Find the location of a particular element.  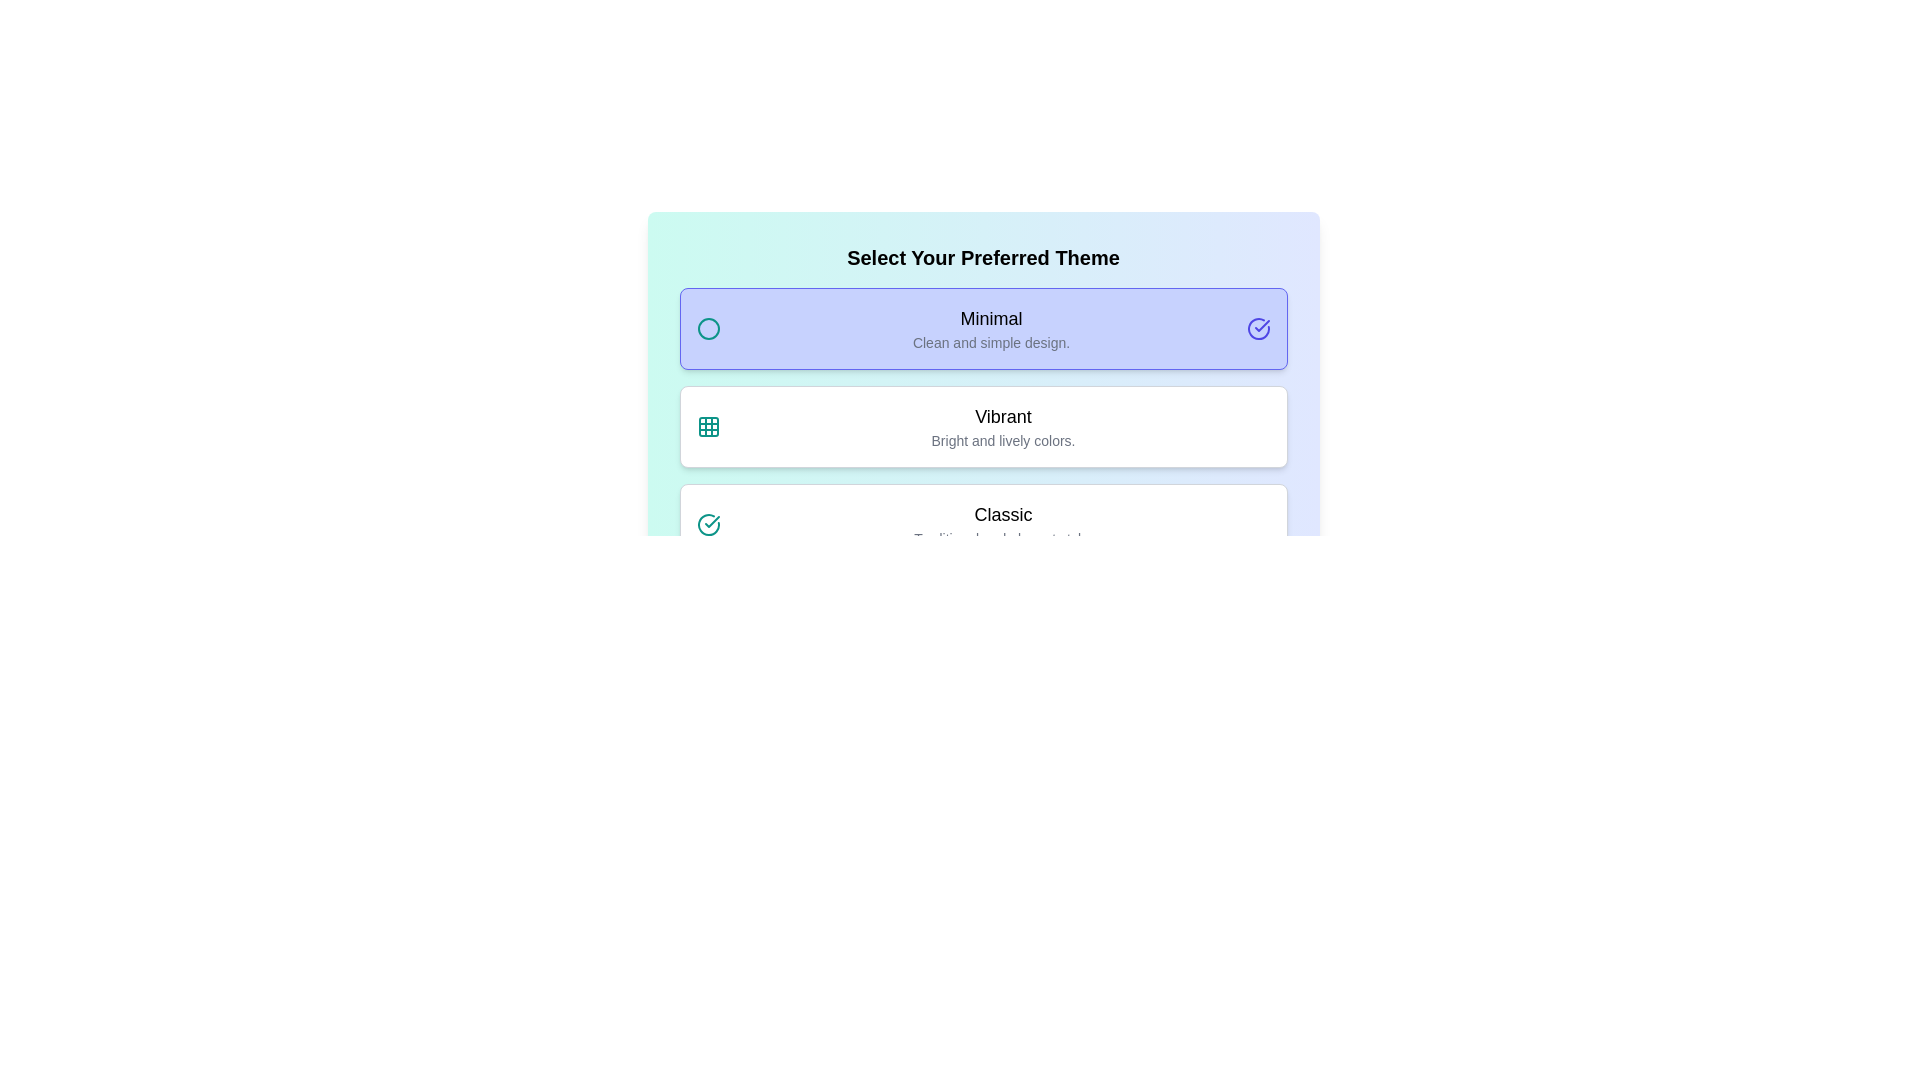

the first selectable card in the list is located at coordinates (983, 327).